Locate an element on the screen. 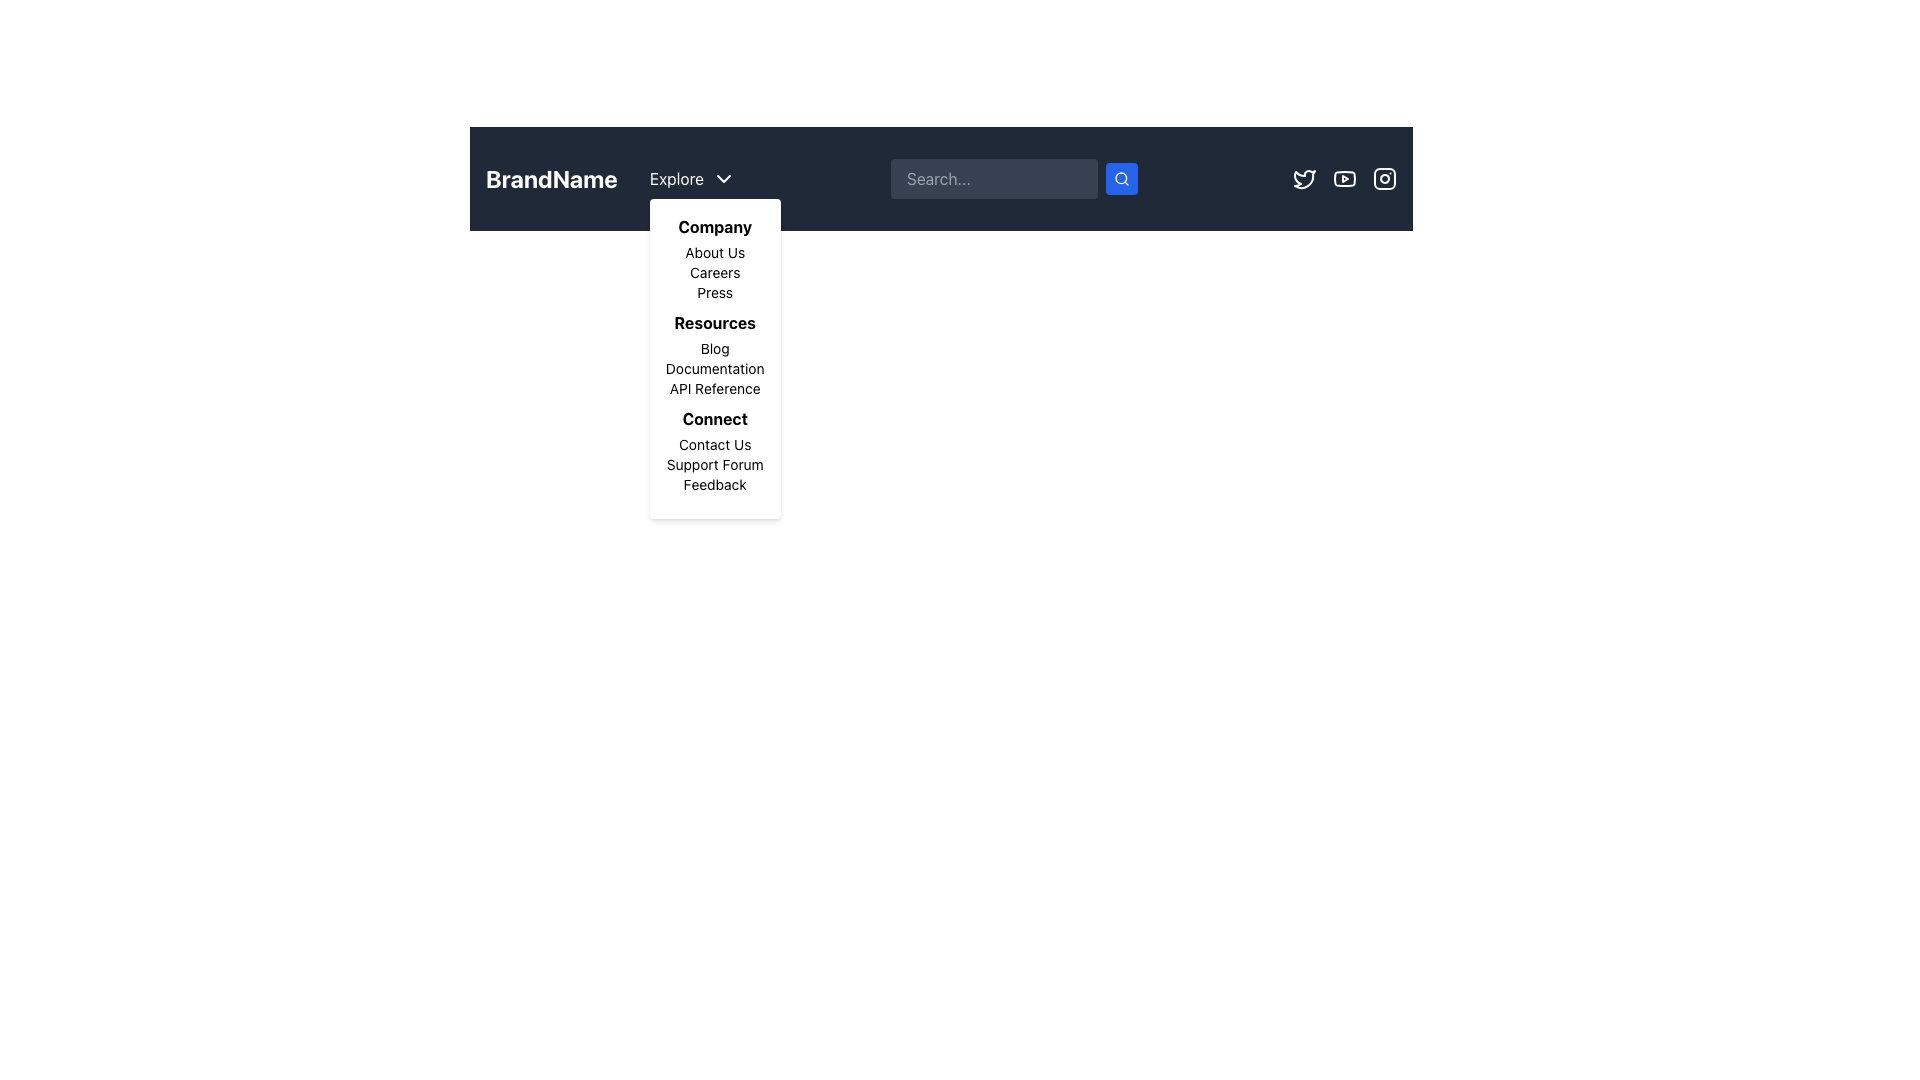  the 'Contact Us' text link located in the 'Connect' section of the dropdown menu is located at coordinates (715, 443).